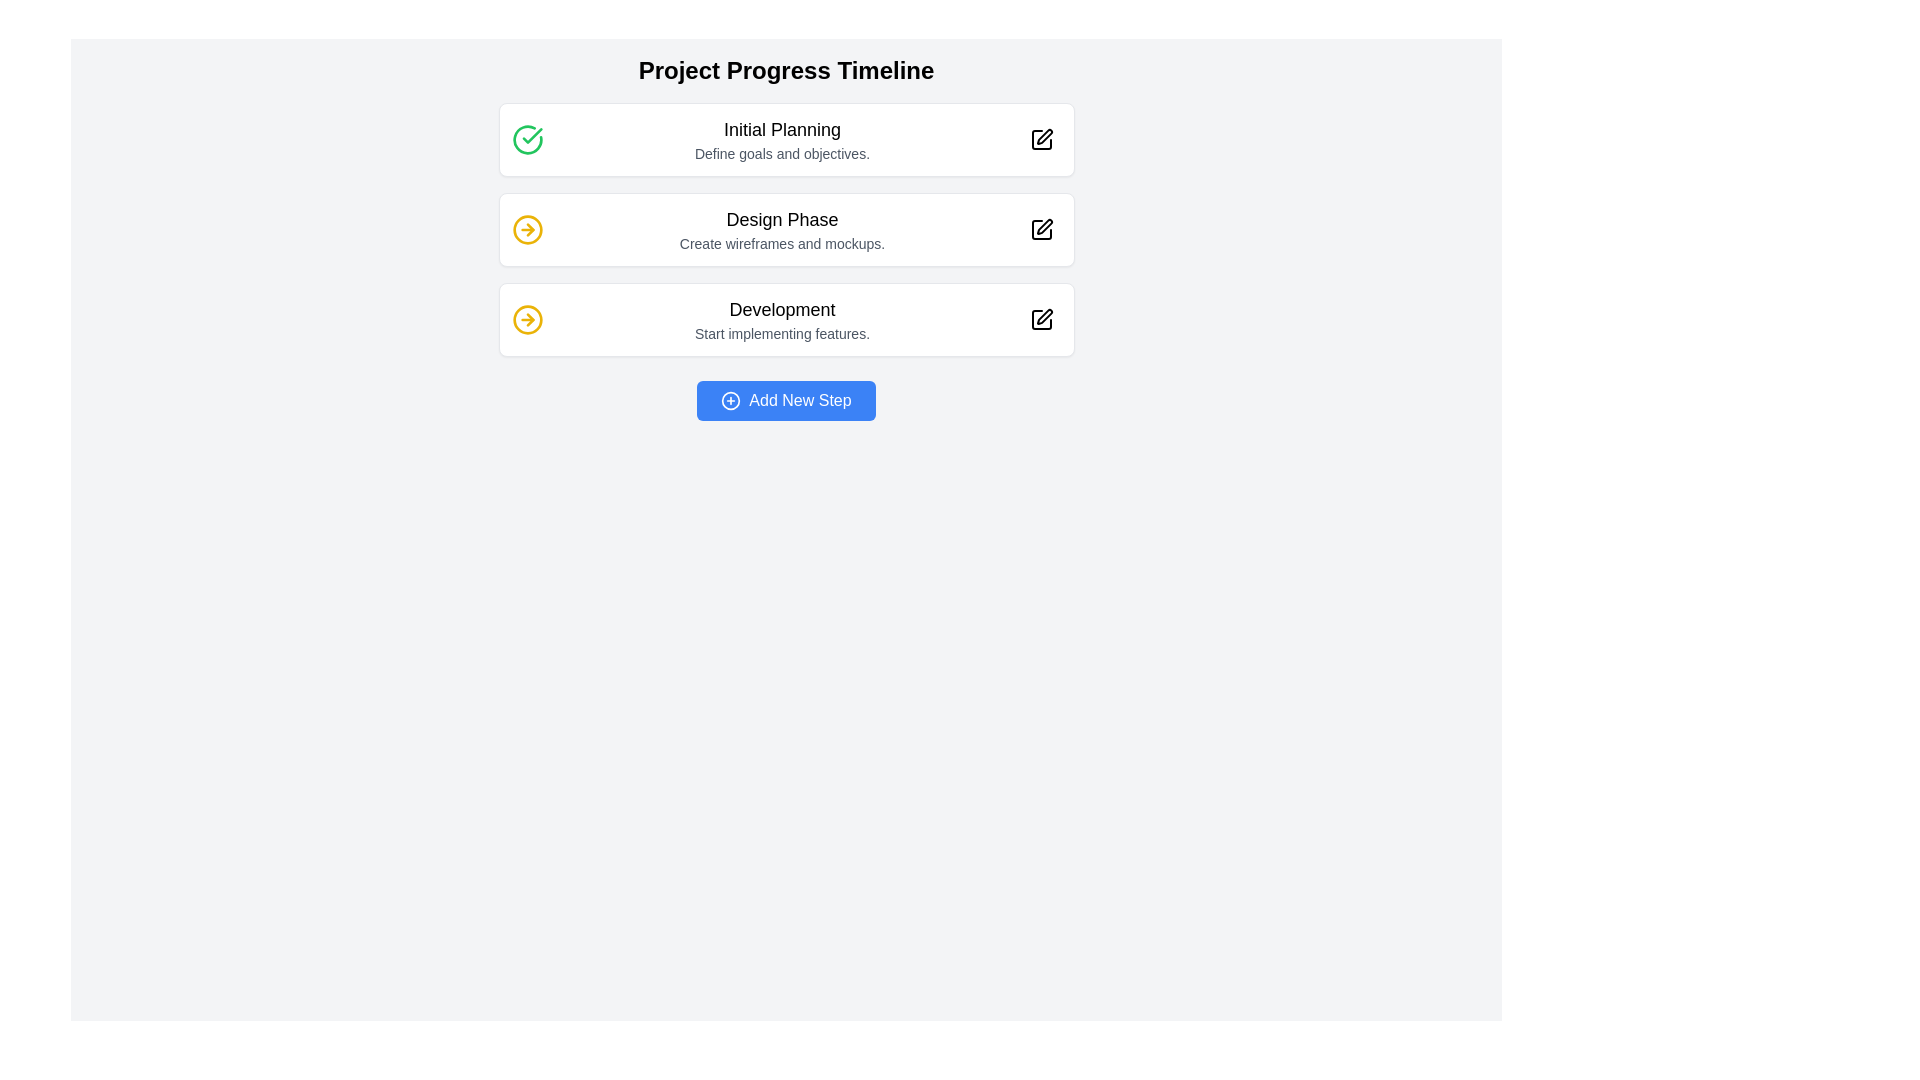  Describe the element at coordinates (785, 69) in the screenshot. I see `the Text Header element that serves as the primary heading for the project progress timeline interface` at that location.